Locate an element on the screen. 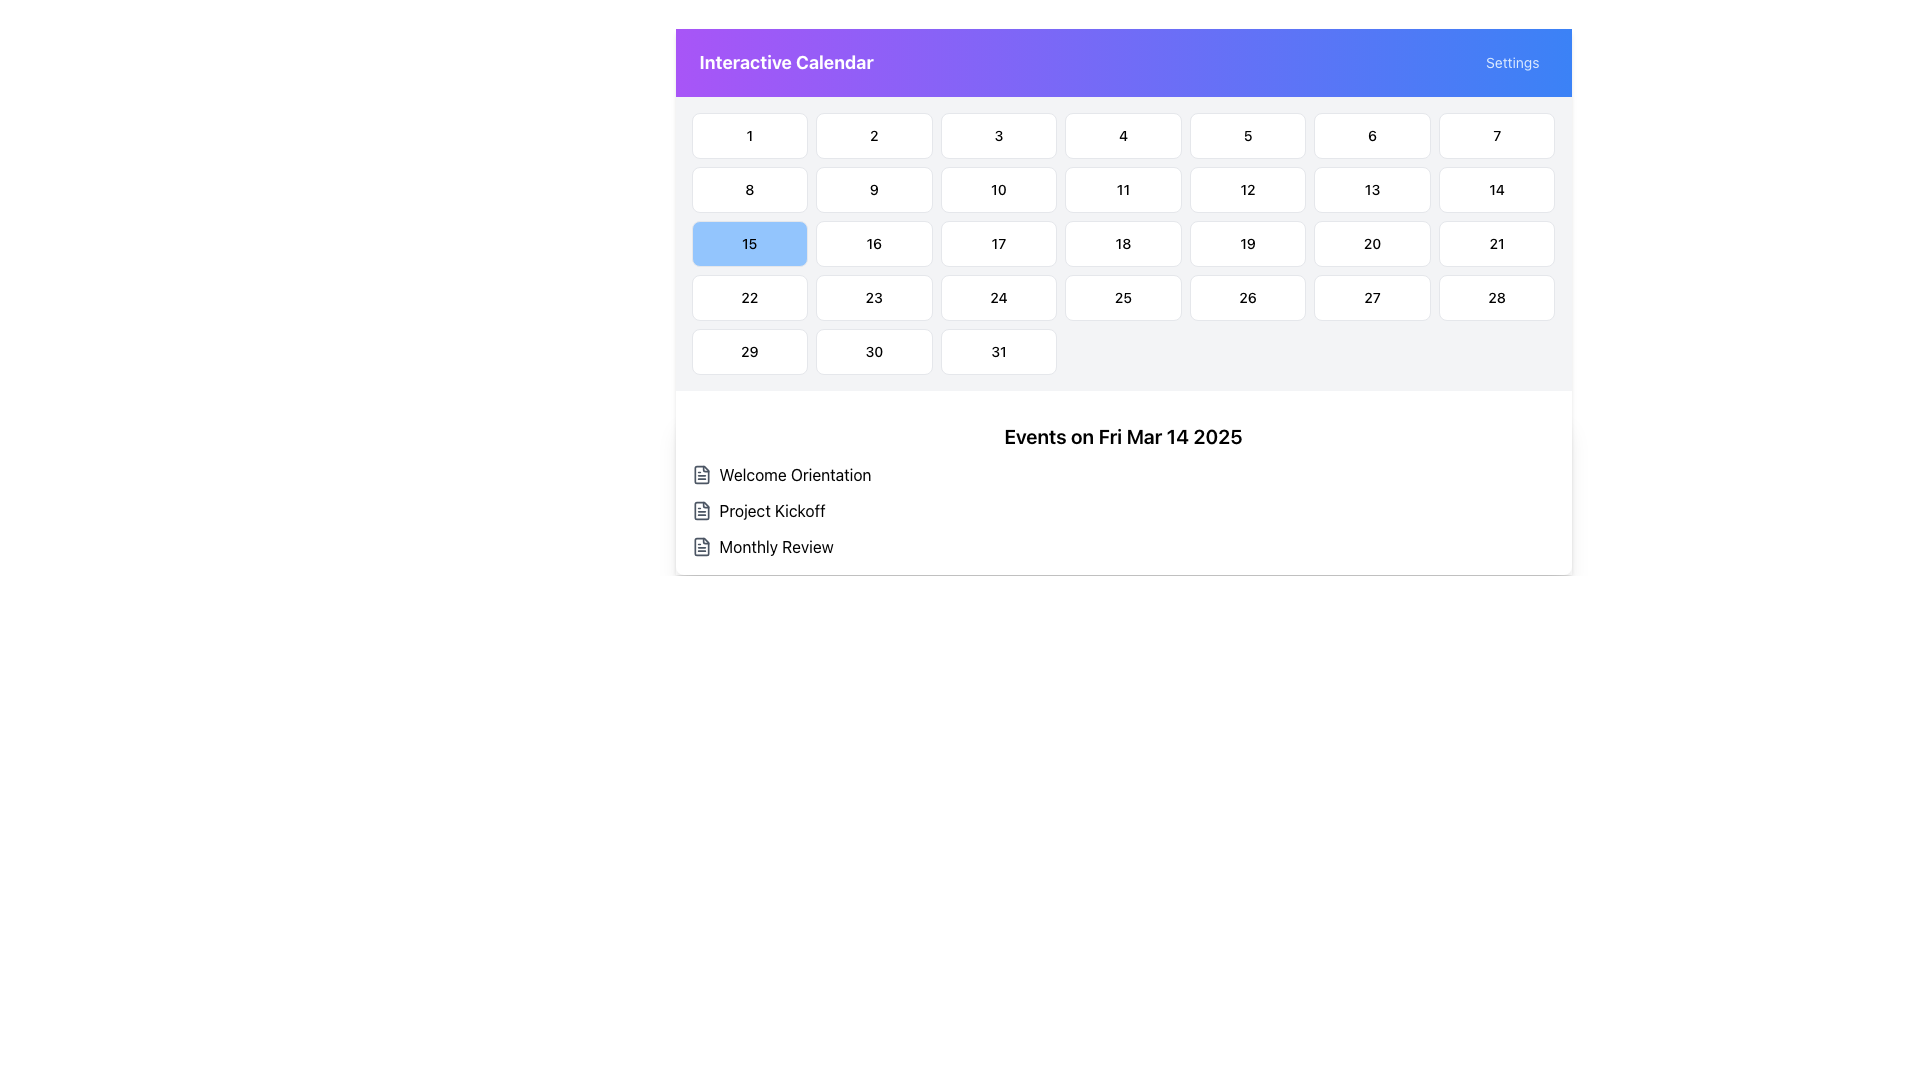 This screenshot has height=1080, width=1920. the calendar day cell displaying the number '16', which is located in the 3rd row and 2nd column of the calendar grid is located at coordinates (874, 242).